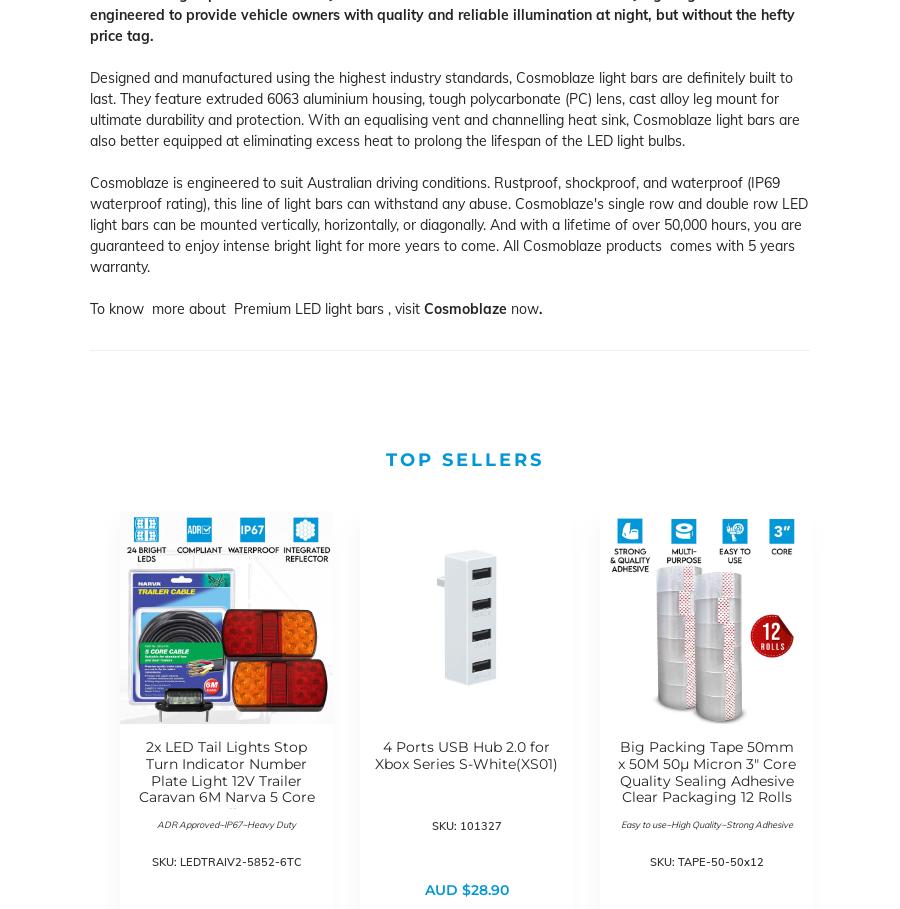 The image size is (900, 909). Describe the element at coordinates (89, 109) in the screenshot. I see `'Designed and manufactured using the highest industry standards, Cosmoblaze light bars are definitely built to last. They feature extruded 6063 aluminium housing, tough polycarbonate (PC) lens, cast alloy leg mount for ultimate durability and protection. With an equalising vent and channelling heat sink, Cosmoblaze light bars are also better equipped at eliminating excess heat to prolong the lifespan of the LED light bulbs.'` at that location.